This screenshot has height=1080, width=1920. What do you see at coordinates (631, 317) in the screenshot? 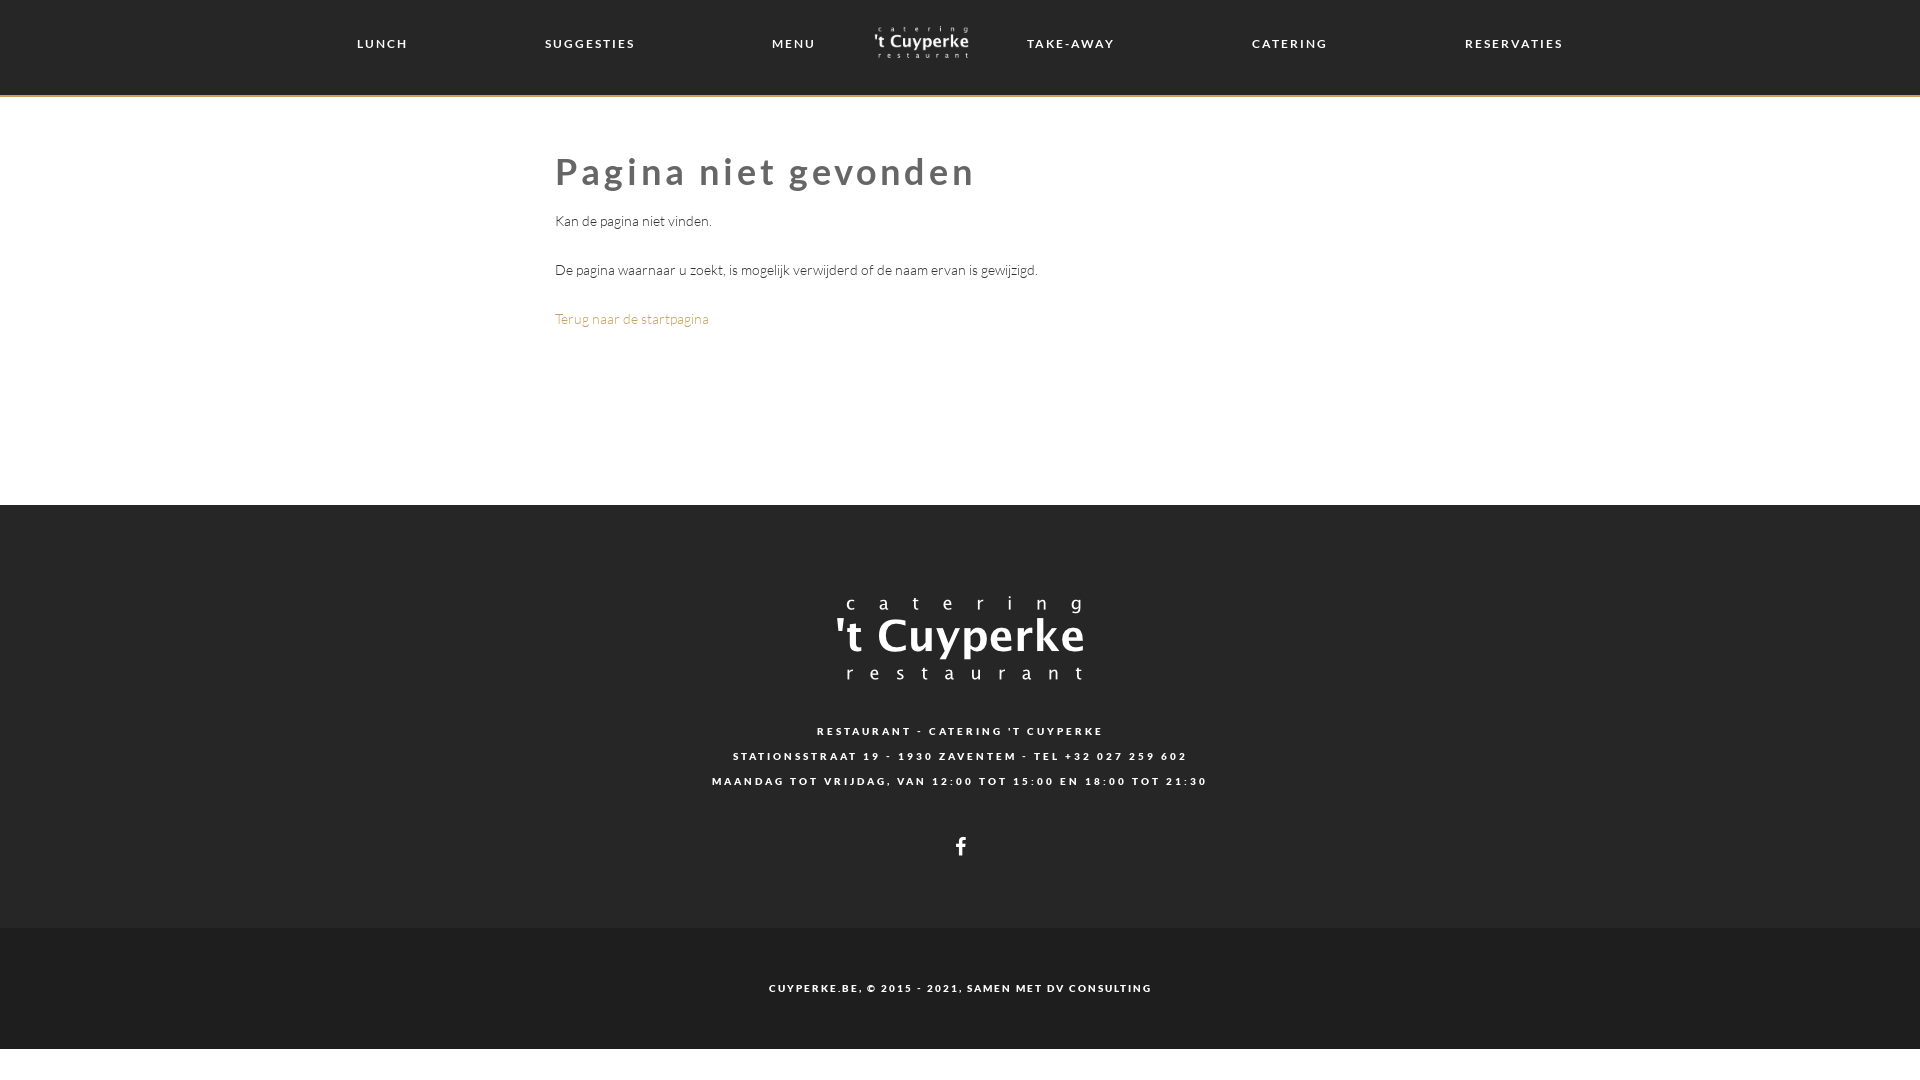
I see `'Terug naar de startpagina'` at bounding box center [631, 317].